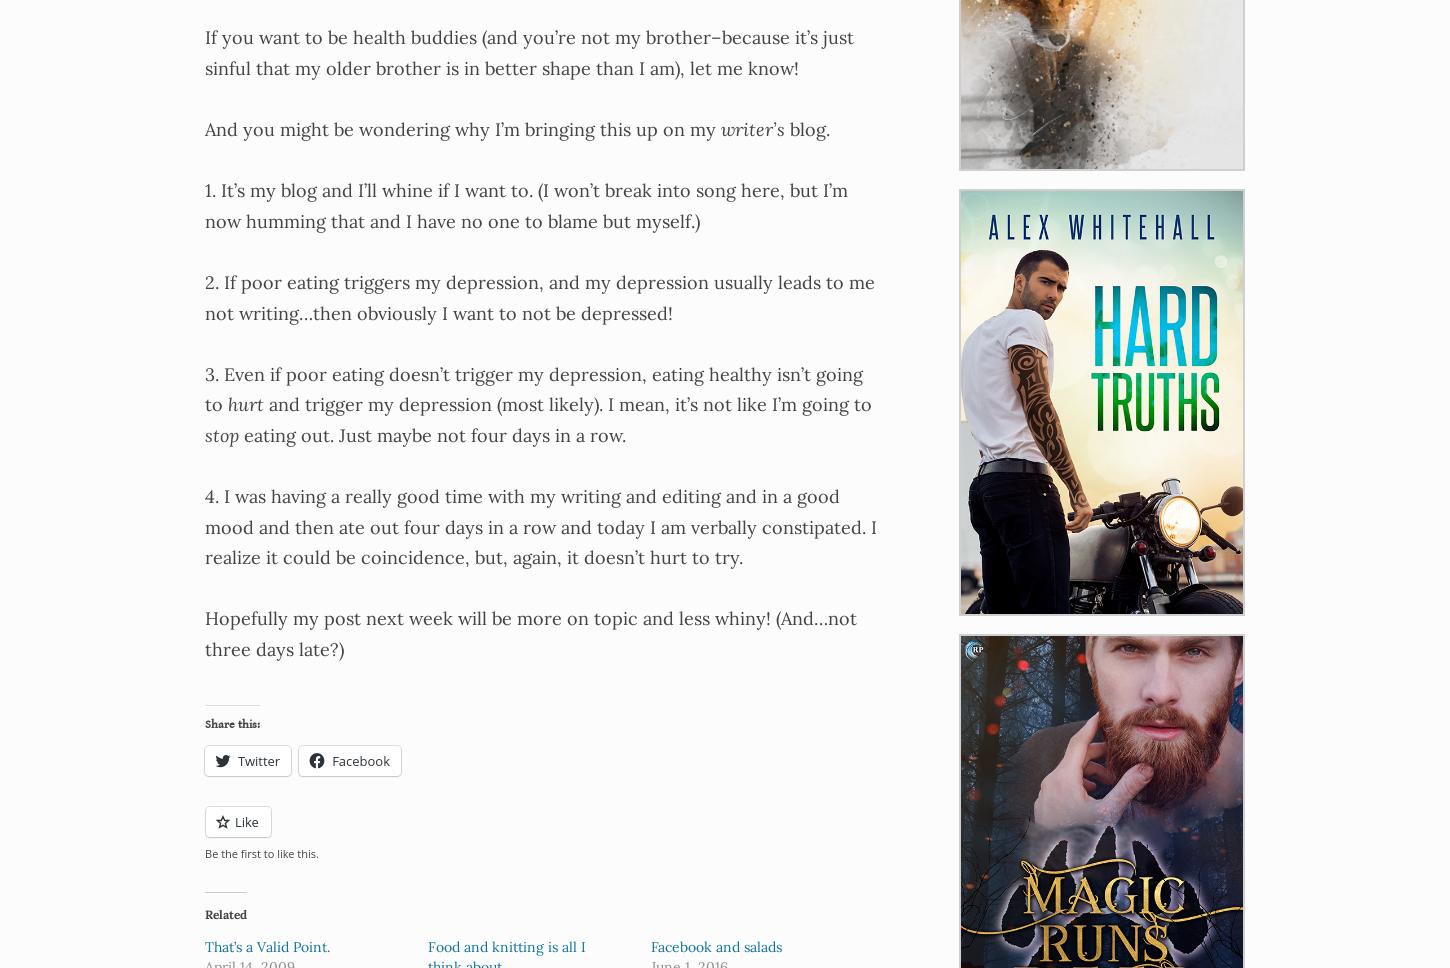 The image size is (1450, 968). What do you see at coordinates (361, 759) in the screenshot?
I see `'Facebook'` at bounding box center [361, 759].